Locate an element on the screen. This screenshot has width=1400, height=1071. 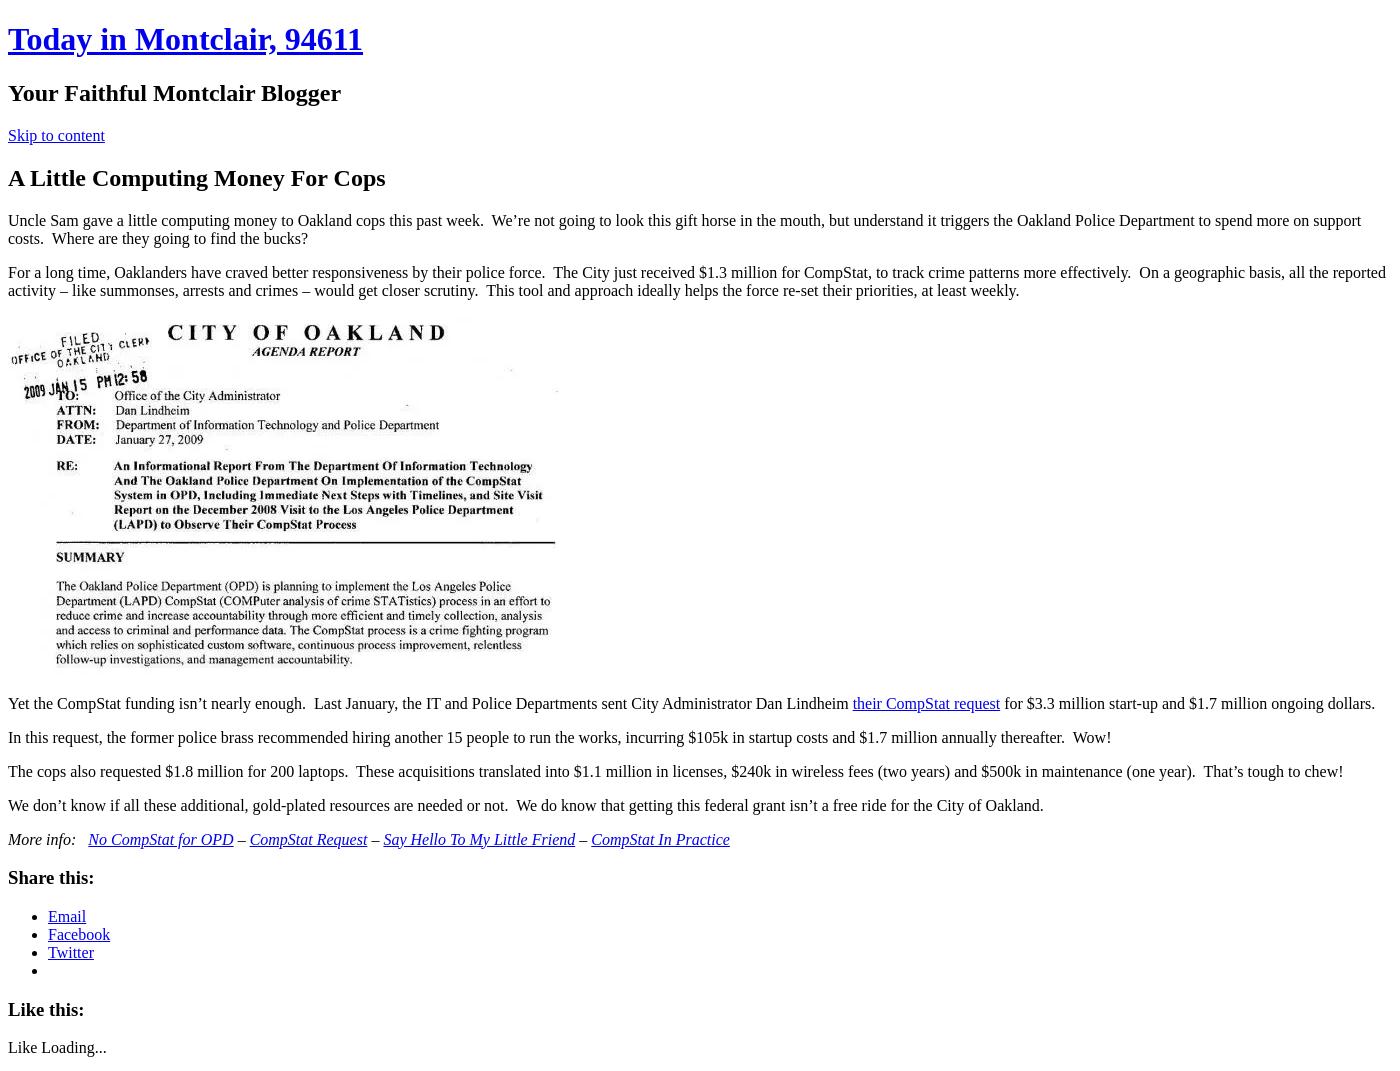
'CompStat Request' is located at coordinates (308, 837).